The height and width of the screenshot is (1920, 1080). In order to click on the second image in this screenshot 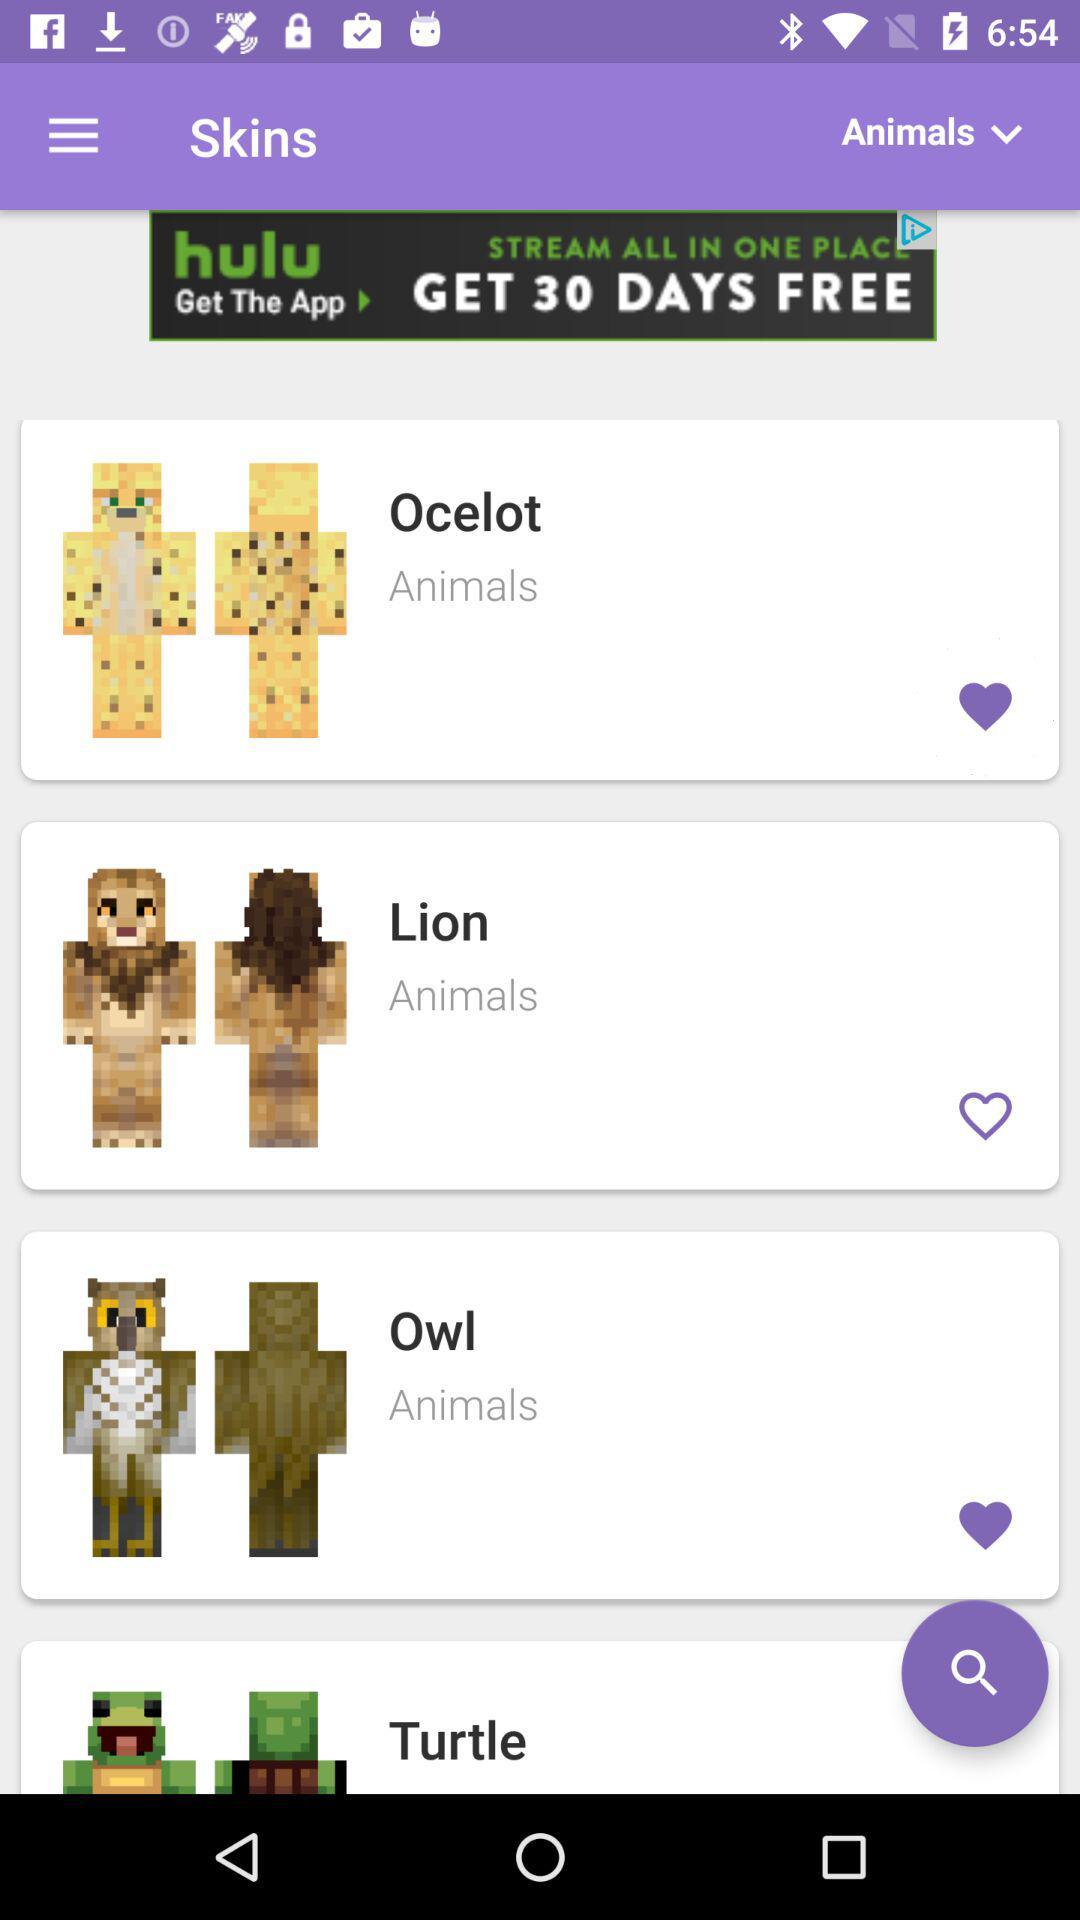, I will do `click(204, 1006)`.